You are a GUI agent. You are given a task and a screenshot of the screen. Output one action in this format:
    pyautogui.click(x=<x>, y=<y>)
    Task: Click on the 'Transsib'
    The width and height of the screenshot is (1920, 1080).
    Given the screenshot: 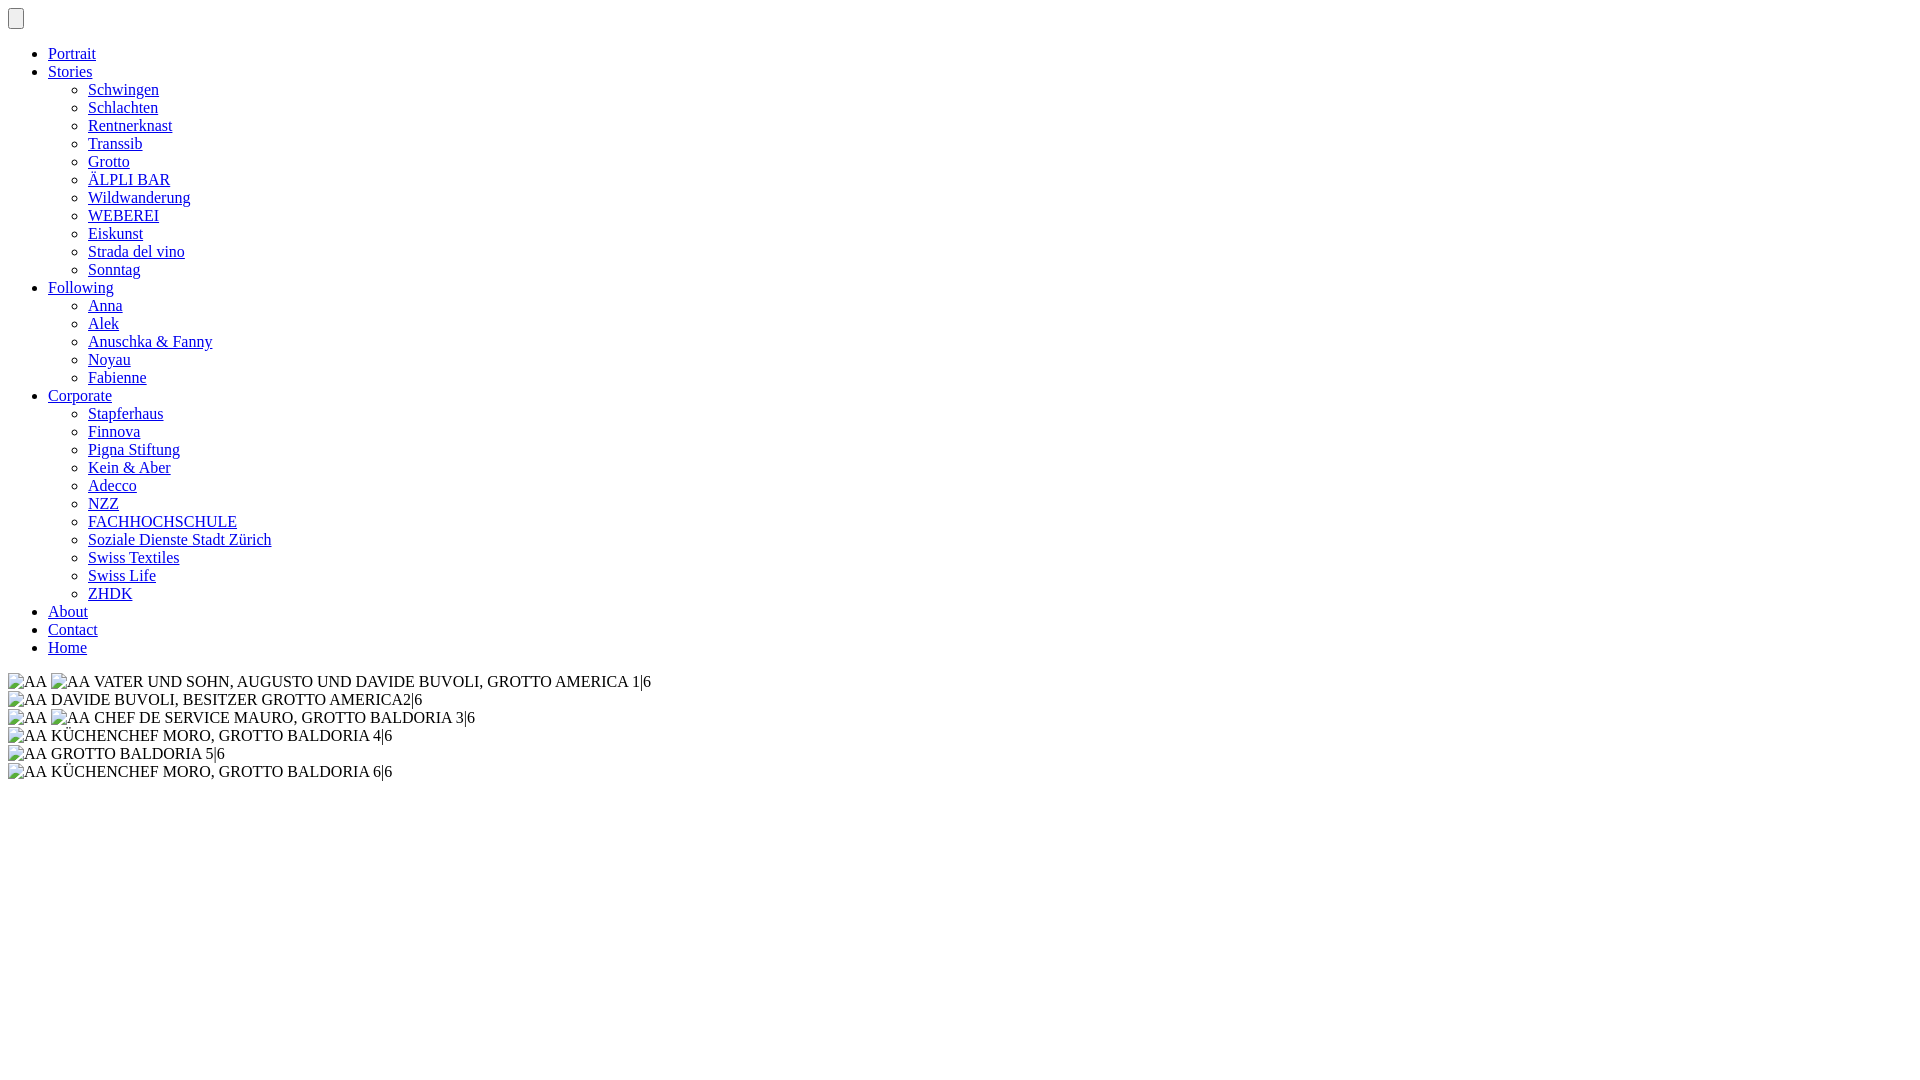 What is the action you would take?
    pyautogui.click(x=86, y=142)
    